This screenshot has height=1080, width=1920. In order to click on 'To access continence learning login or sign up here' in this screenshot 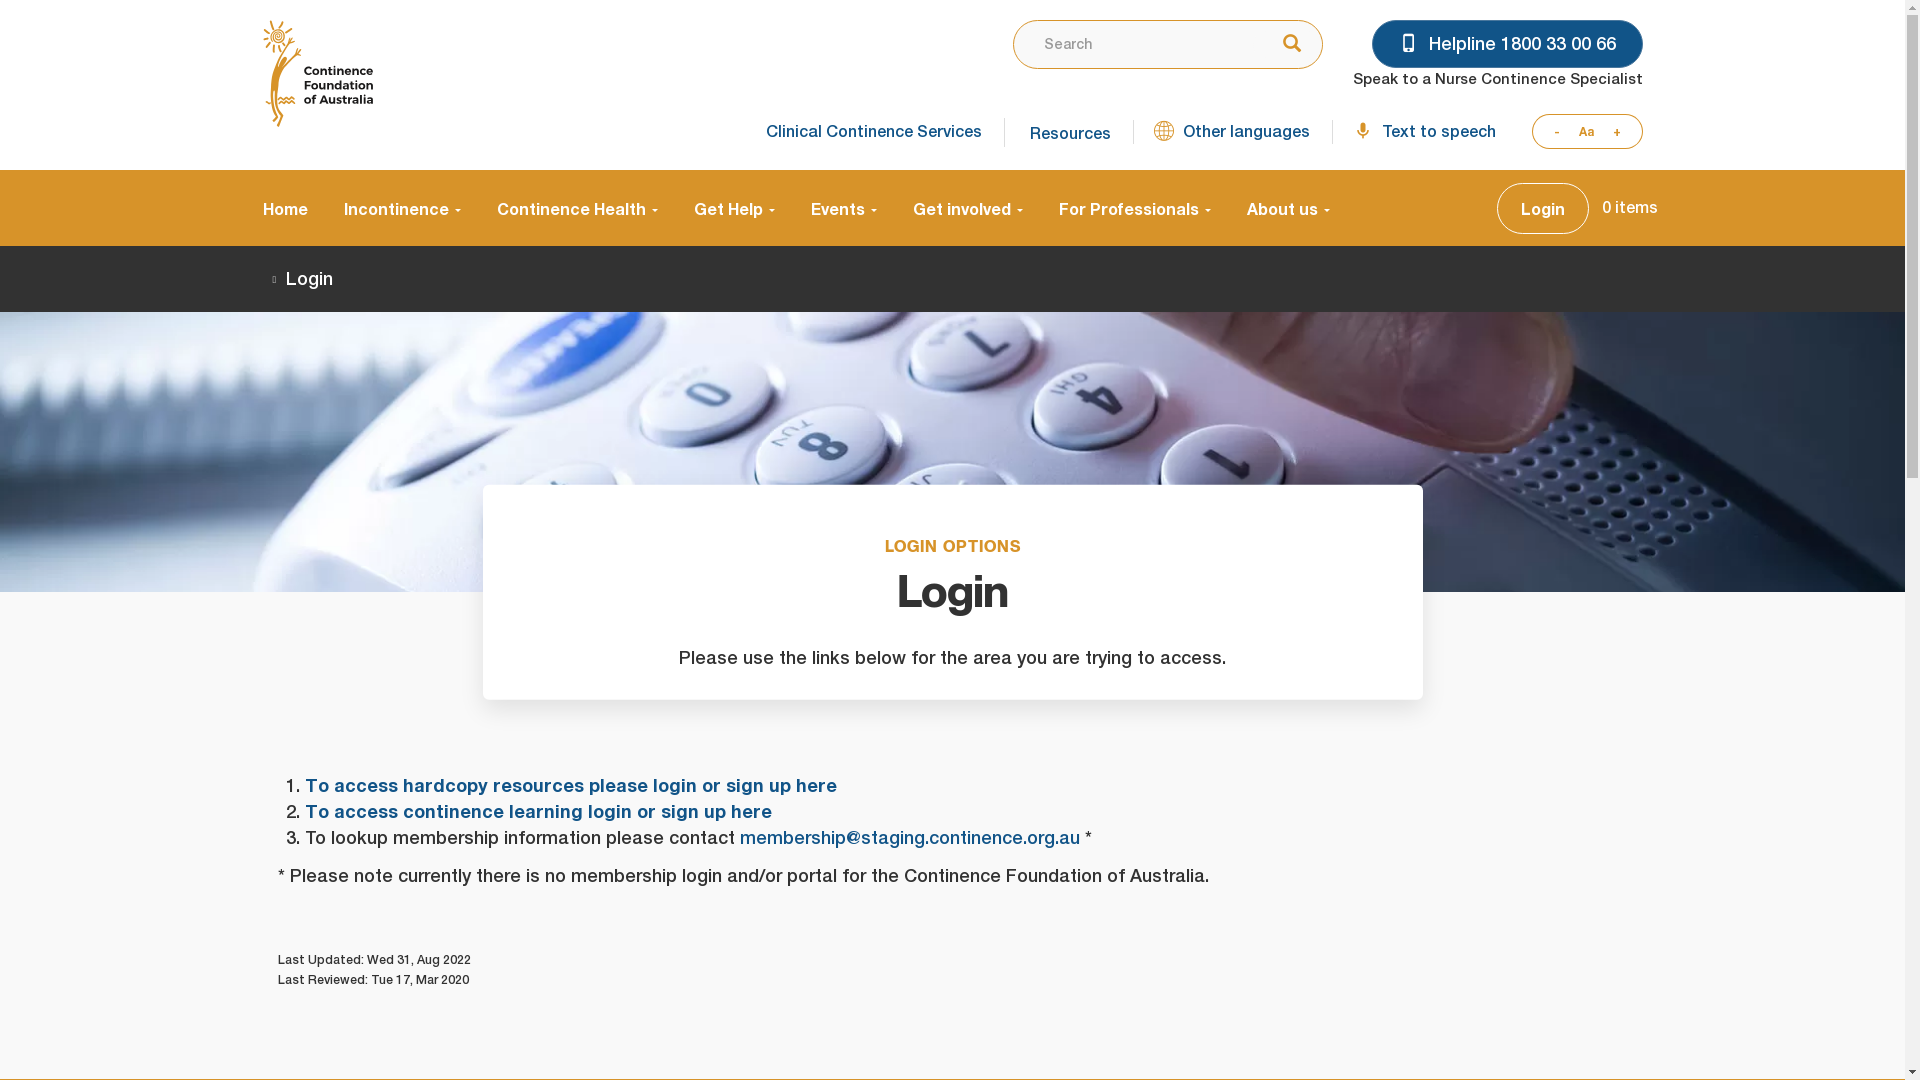, I will do `click(537, 811)`.